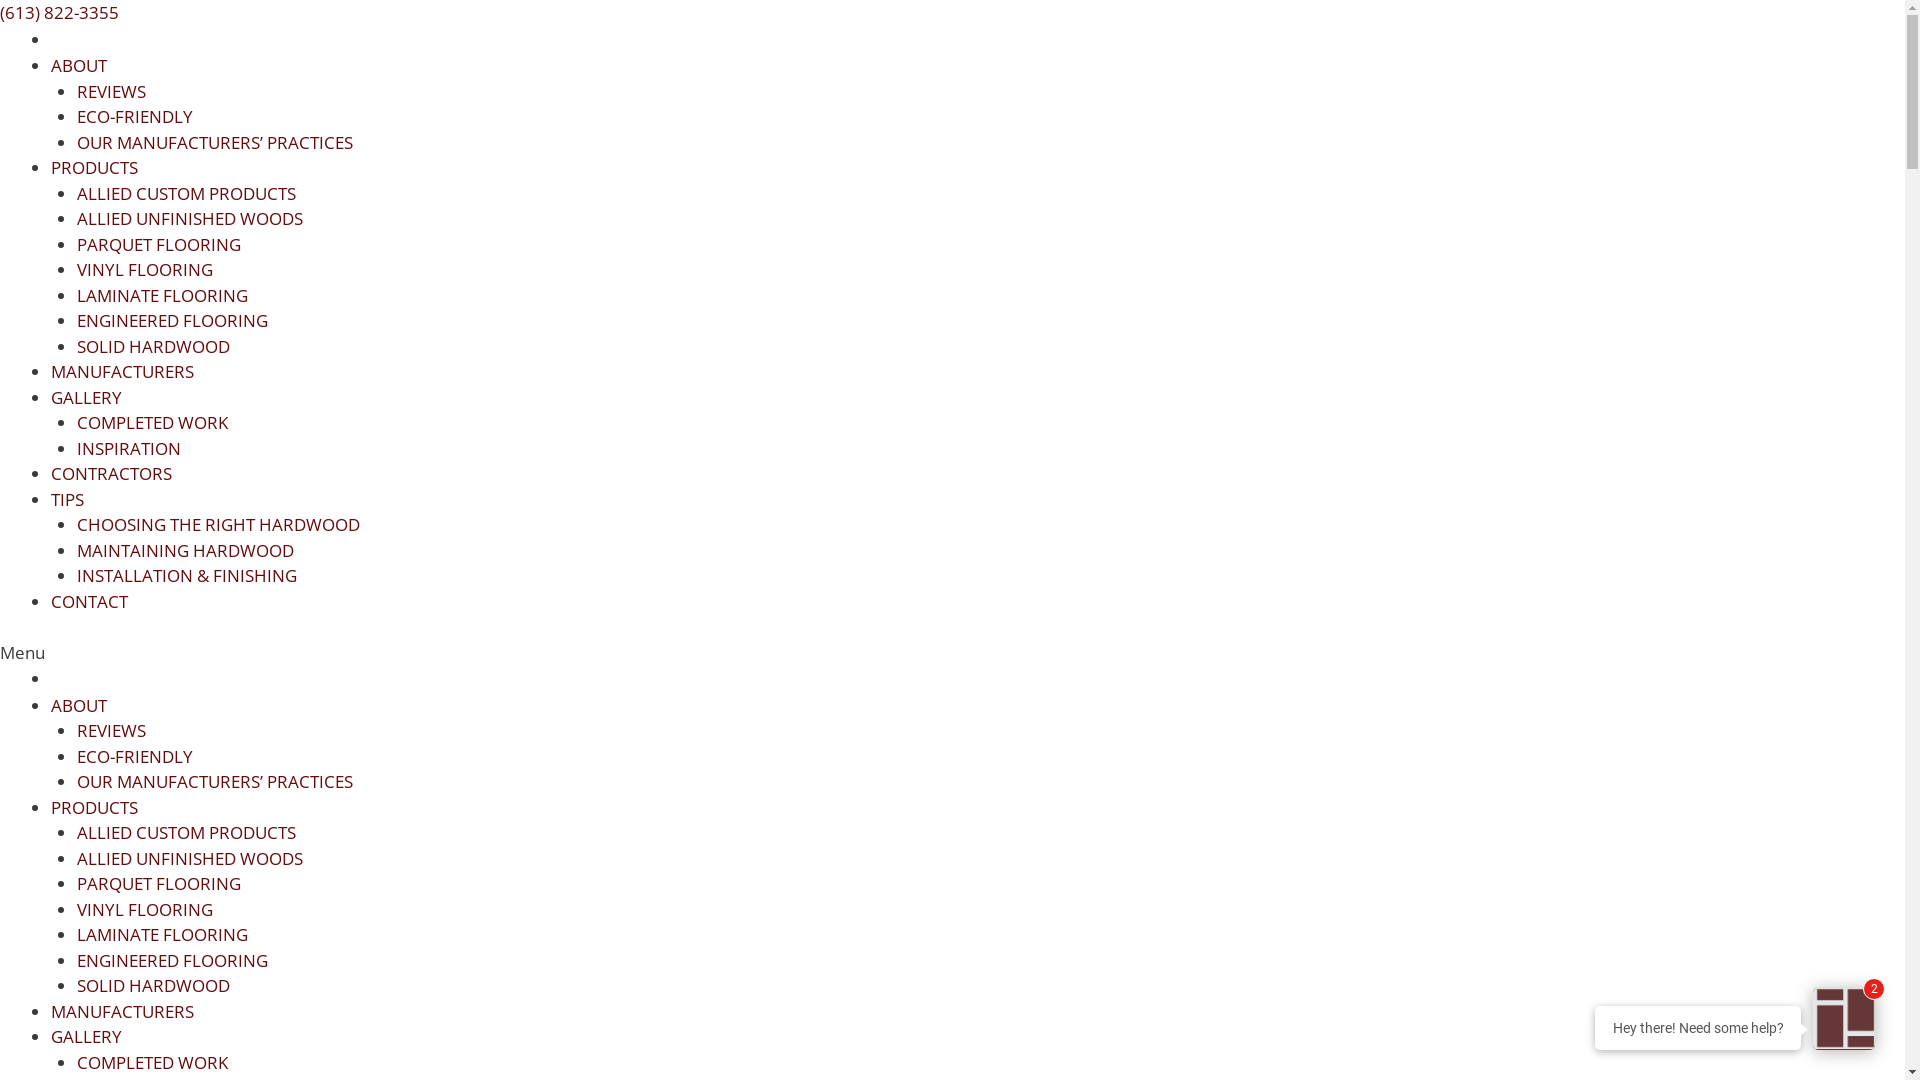  I want to click on 'MANUFACTURERS', so click(121, 1011).